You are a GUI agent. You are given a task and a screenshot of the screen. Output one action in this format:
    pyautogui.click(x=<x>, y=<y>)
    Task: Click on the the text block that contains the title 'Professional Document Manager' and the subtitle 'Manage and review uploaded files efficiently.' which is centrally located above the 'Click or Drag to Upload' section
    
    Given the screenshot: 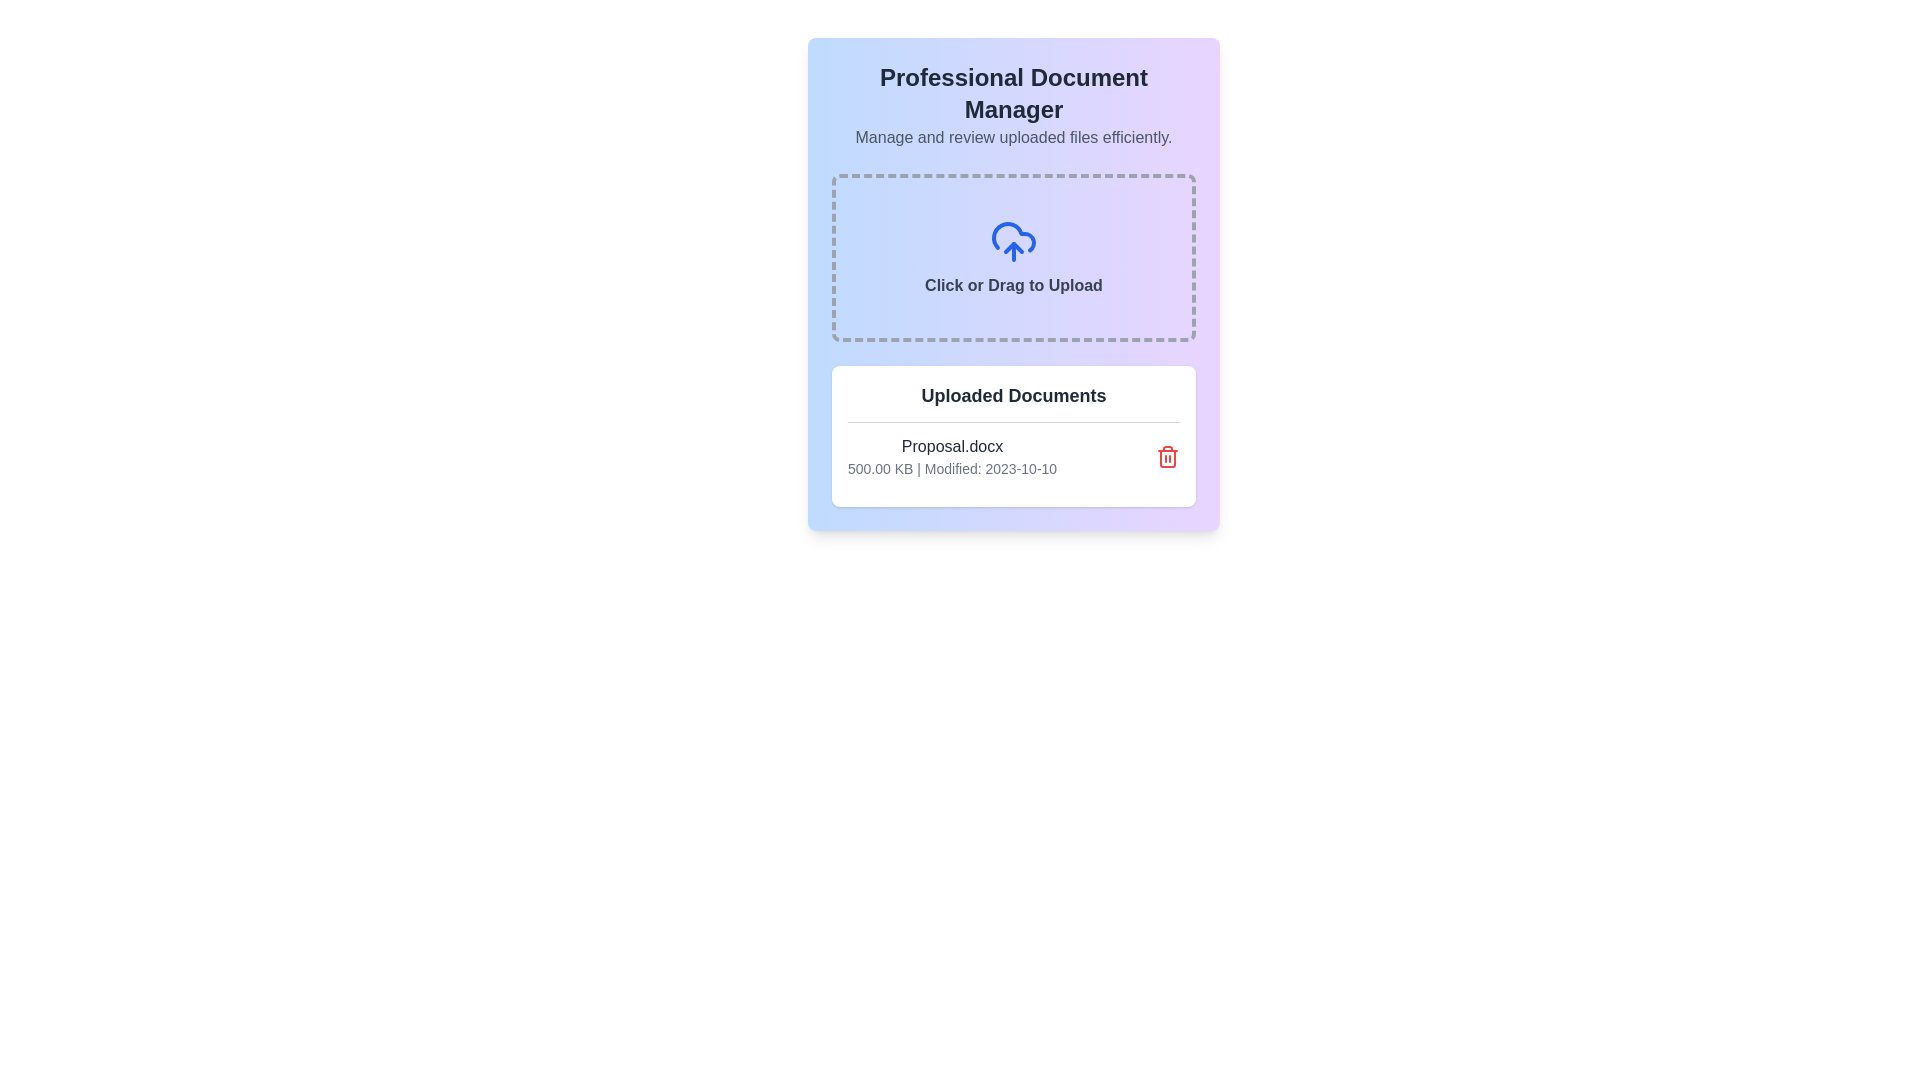 What is the action you would take?
    pyautogui.click(x=1013, y=105)
    